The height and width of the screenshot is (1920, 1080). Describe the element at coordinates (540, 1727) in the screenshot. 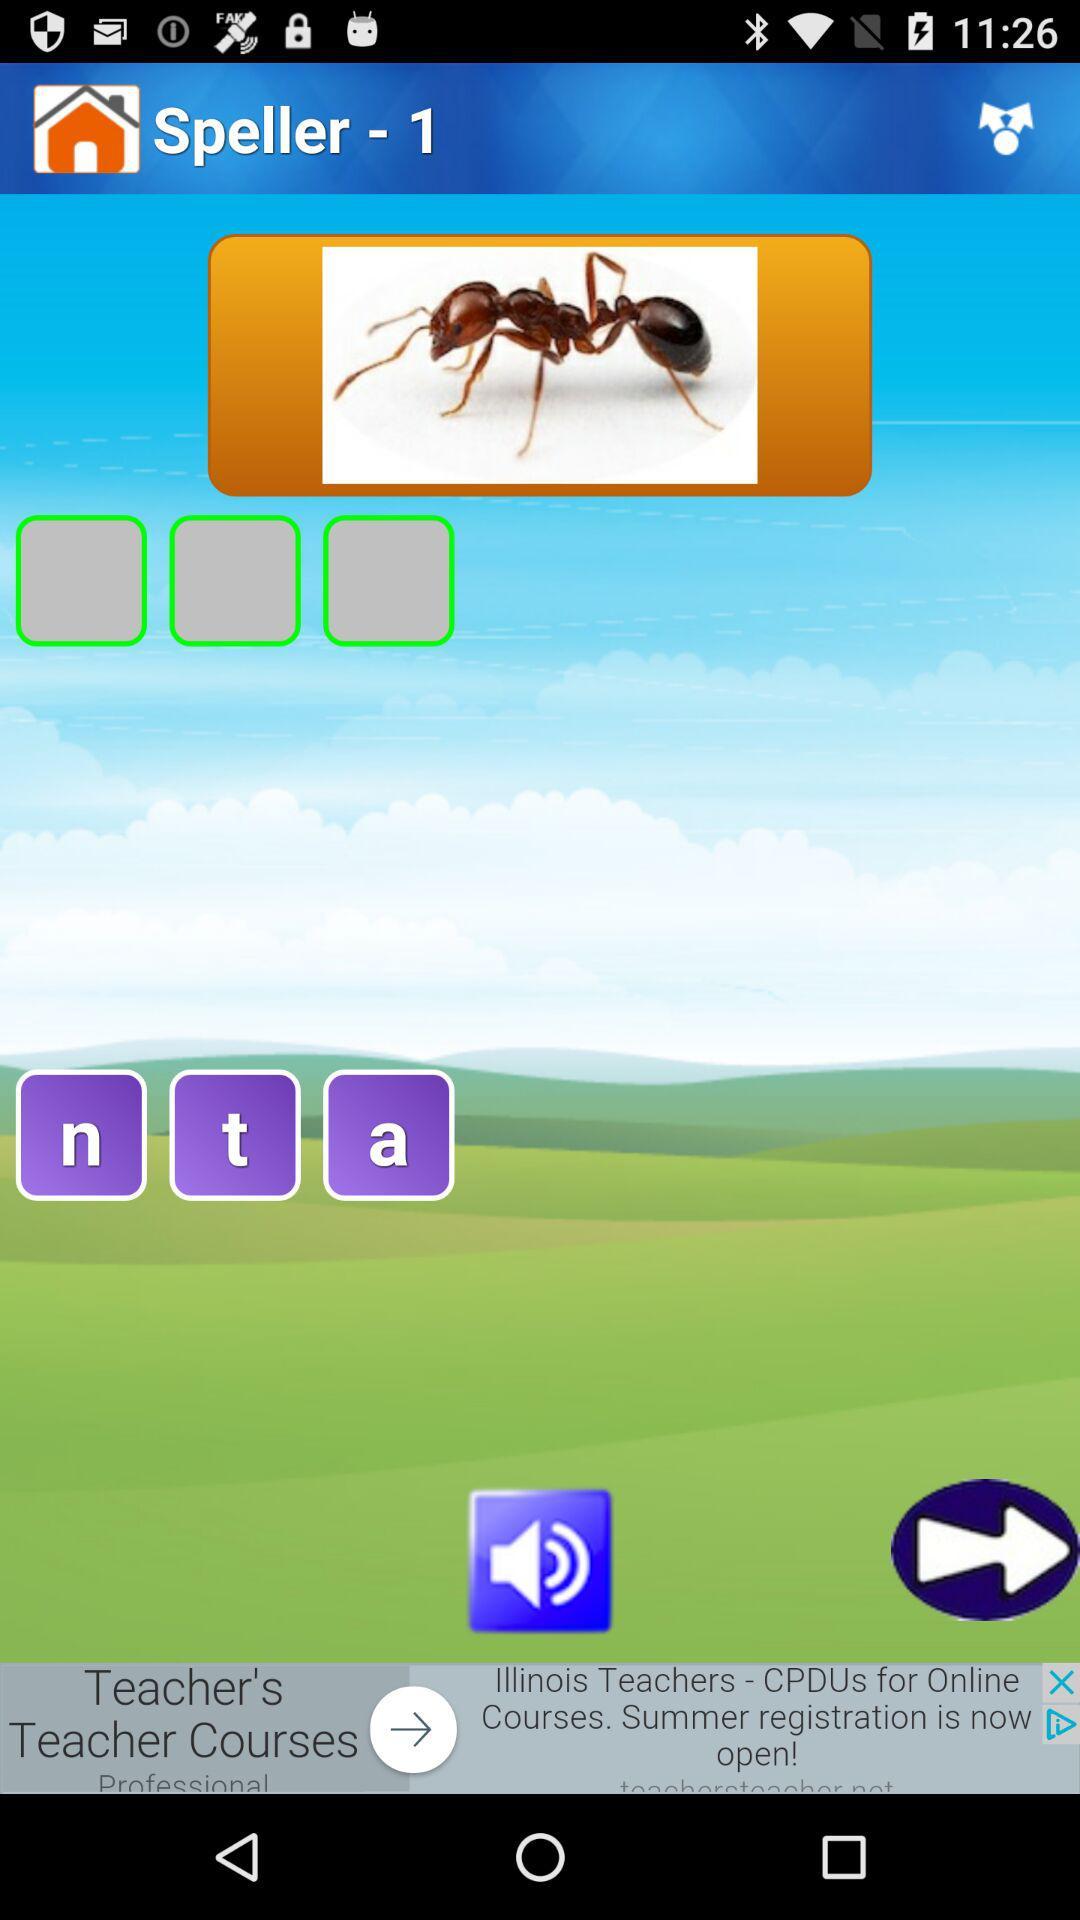

I see `open advertisement` at that location.